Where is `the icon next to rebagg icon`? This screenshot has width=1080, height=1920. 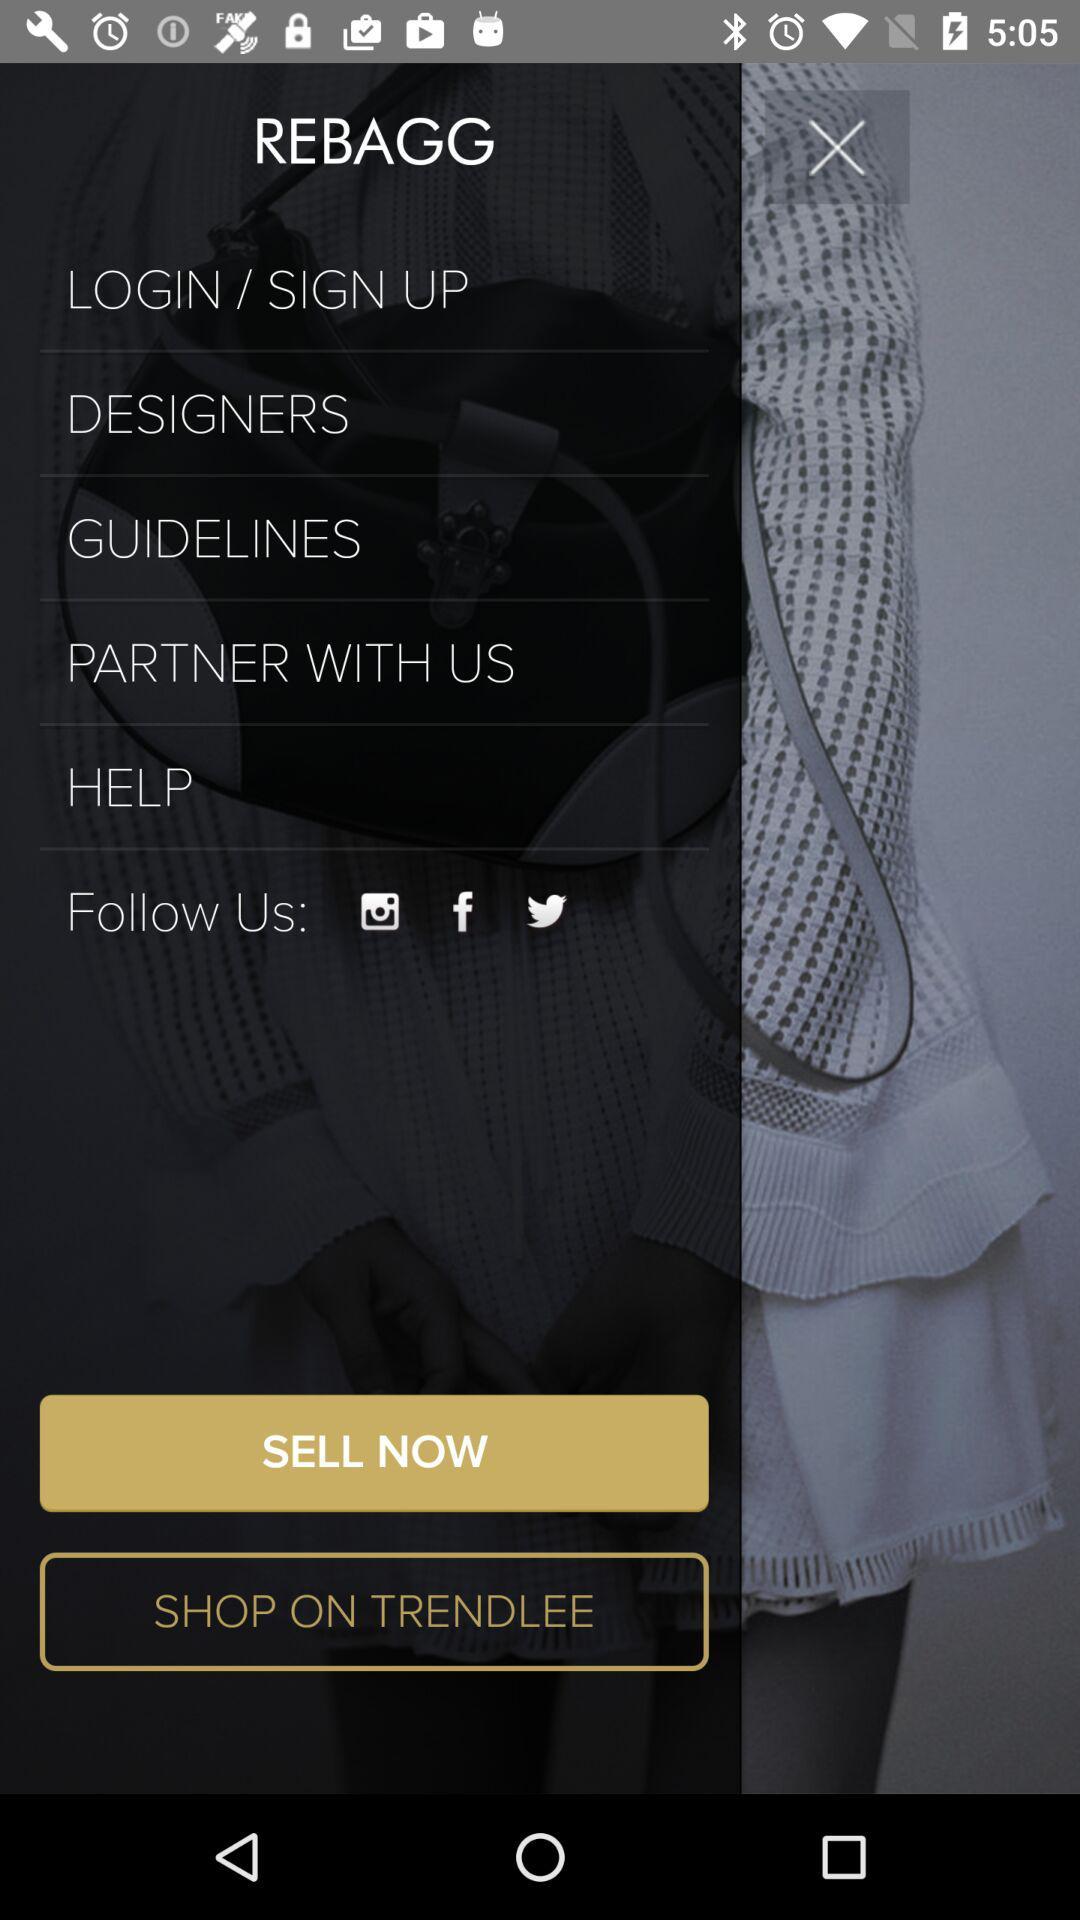 the icon next to rebagg icon is located at coordinates (837, 145).